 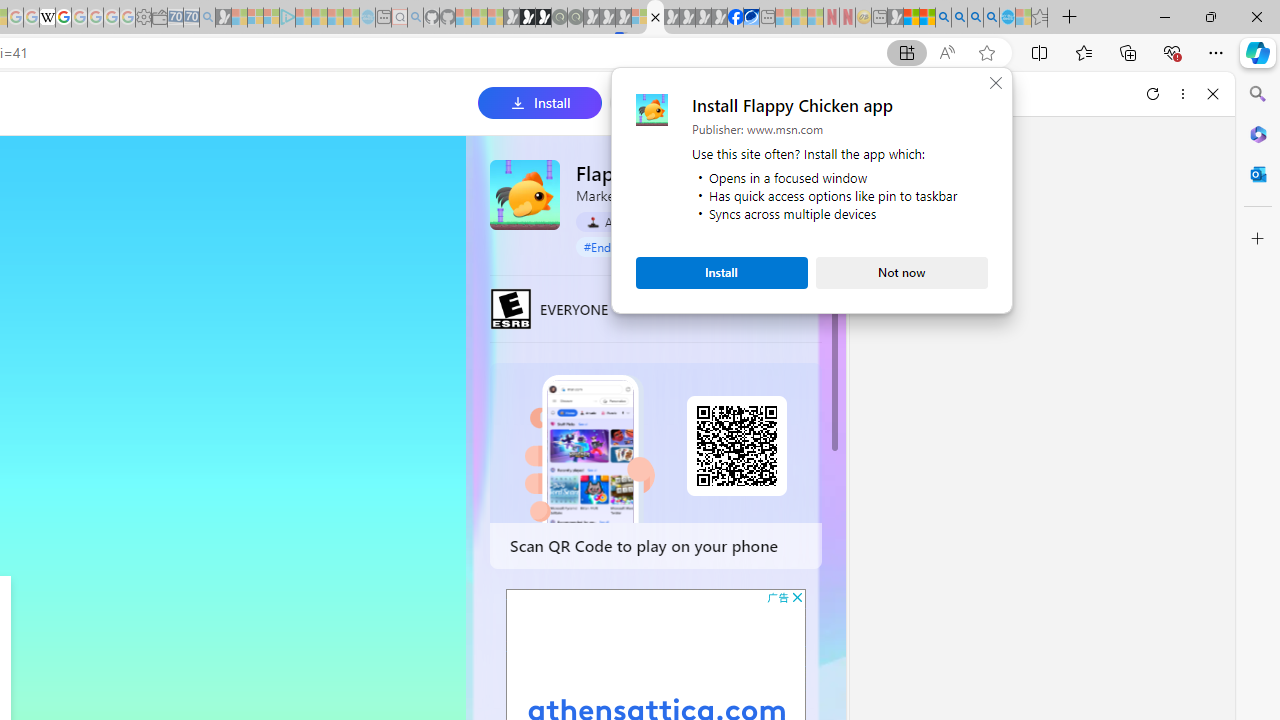 I want to click on 'Nordace | Facebook', so click(x=735, y=17).